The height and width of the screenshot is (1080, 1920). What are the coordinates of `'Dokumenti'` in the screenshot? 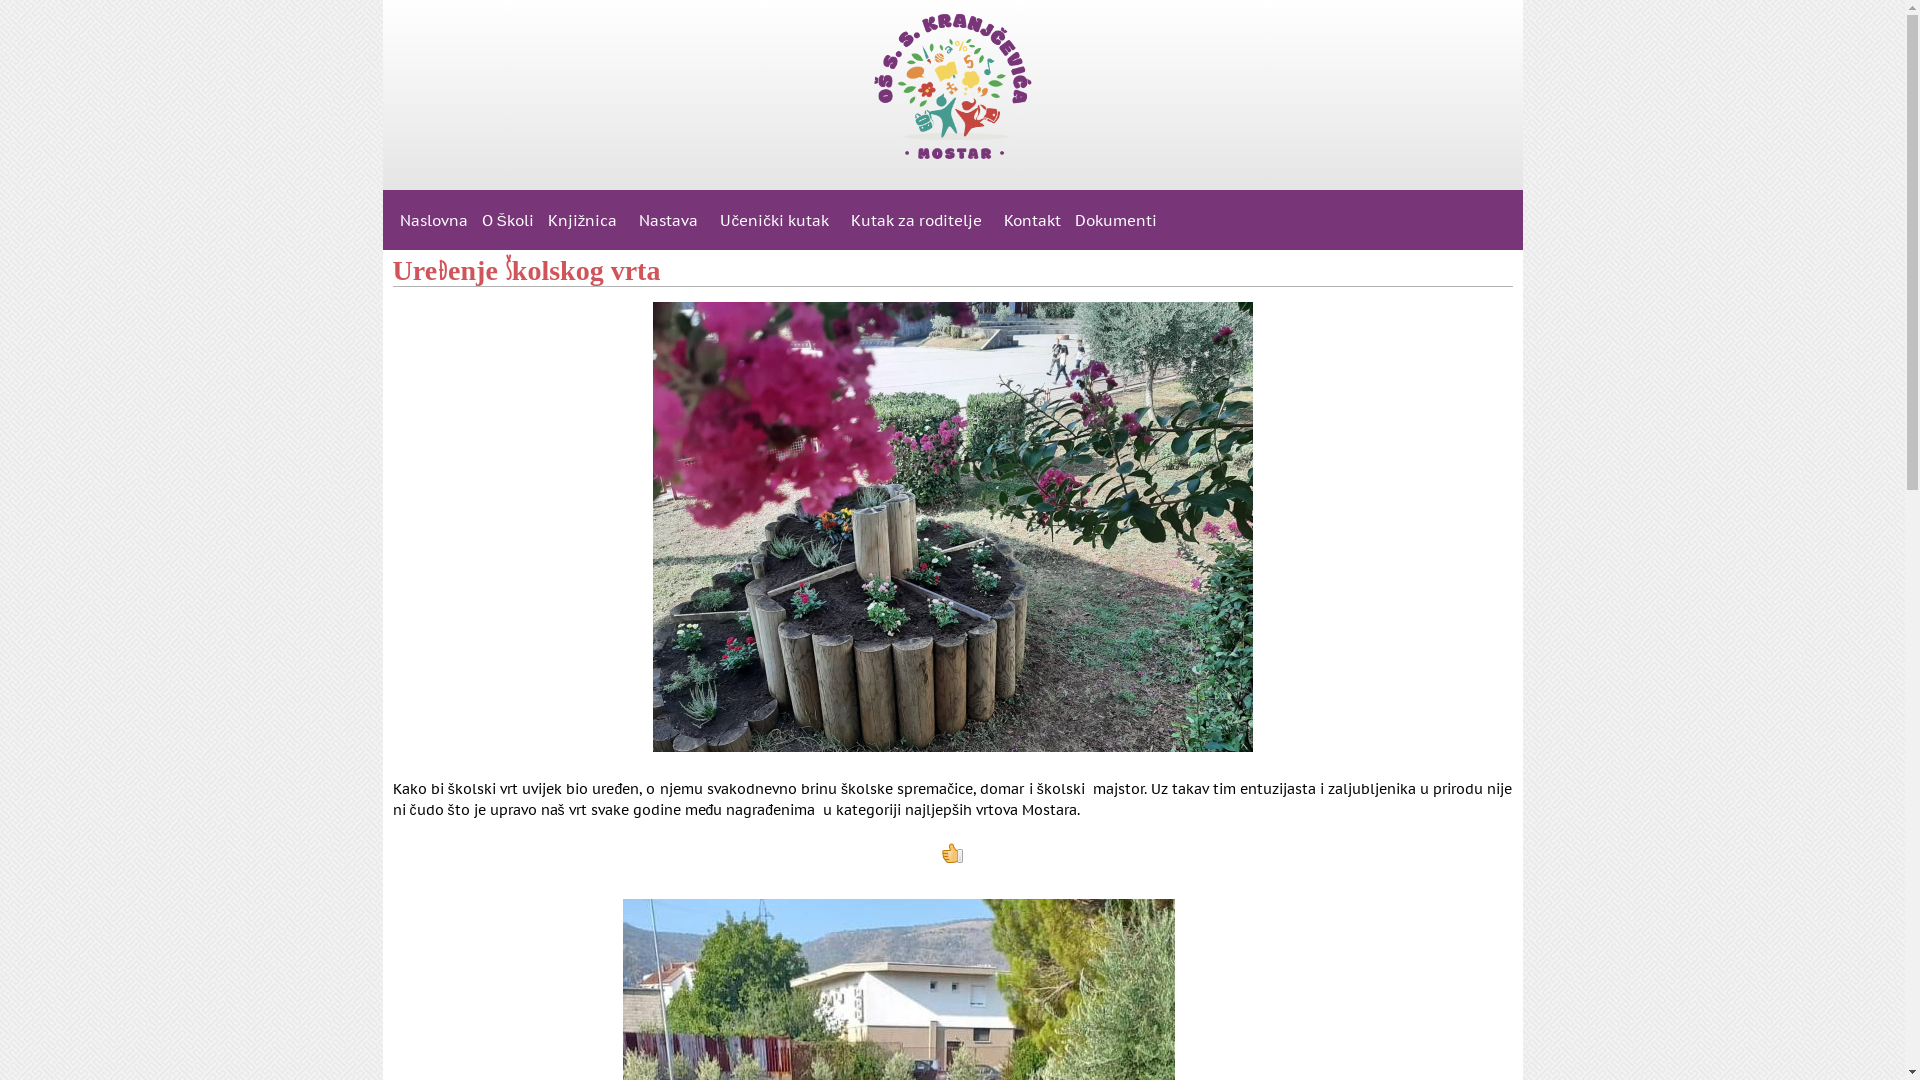 It's located at (1115, 219).